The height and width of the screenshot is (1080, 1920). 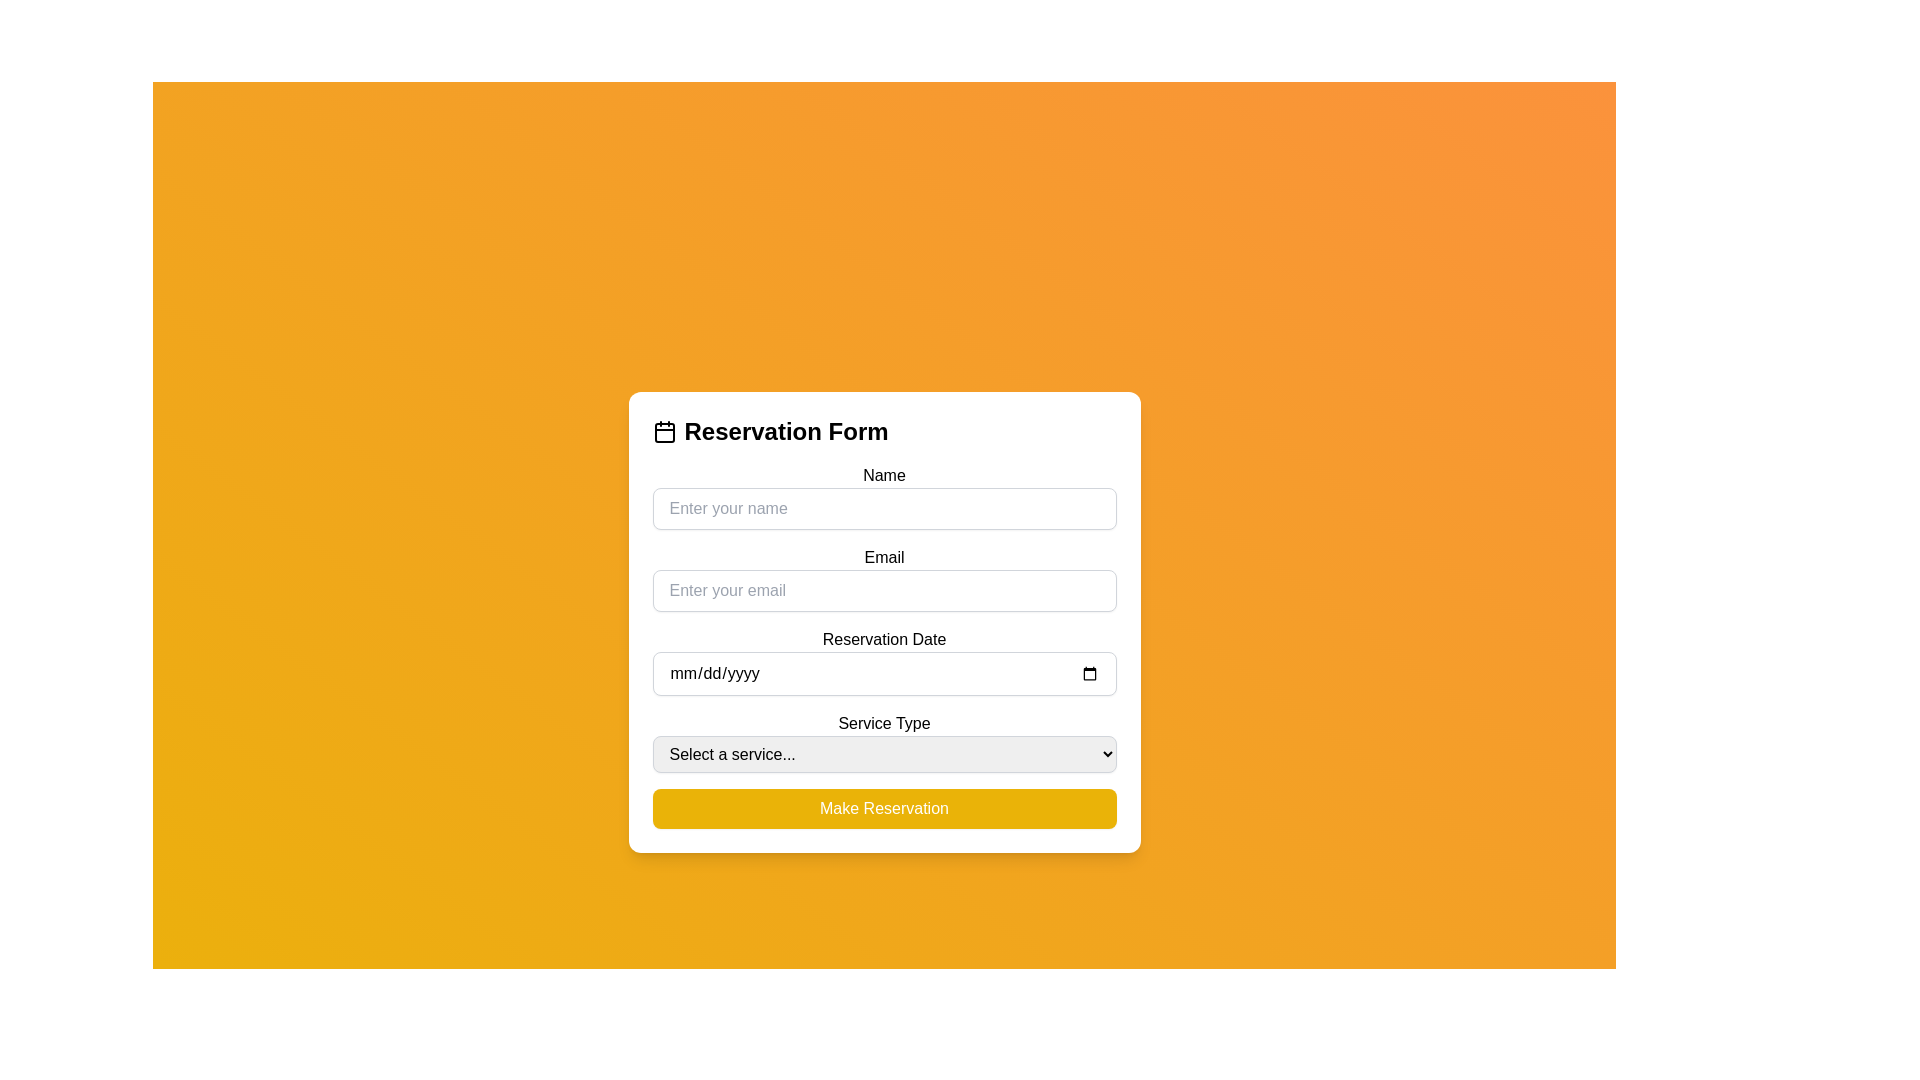 What do you see at coordinates (883, 557) in the screenshot?
I see `the 'Email' label, which is a bold black text element located above the email input field within the reservation form interface` at bounding box center [883, 557].